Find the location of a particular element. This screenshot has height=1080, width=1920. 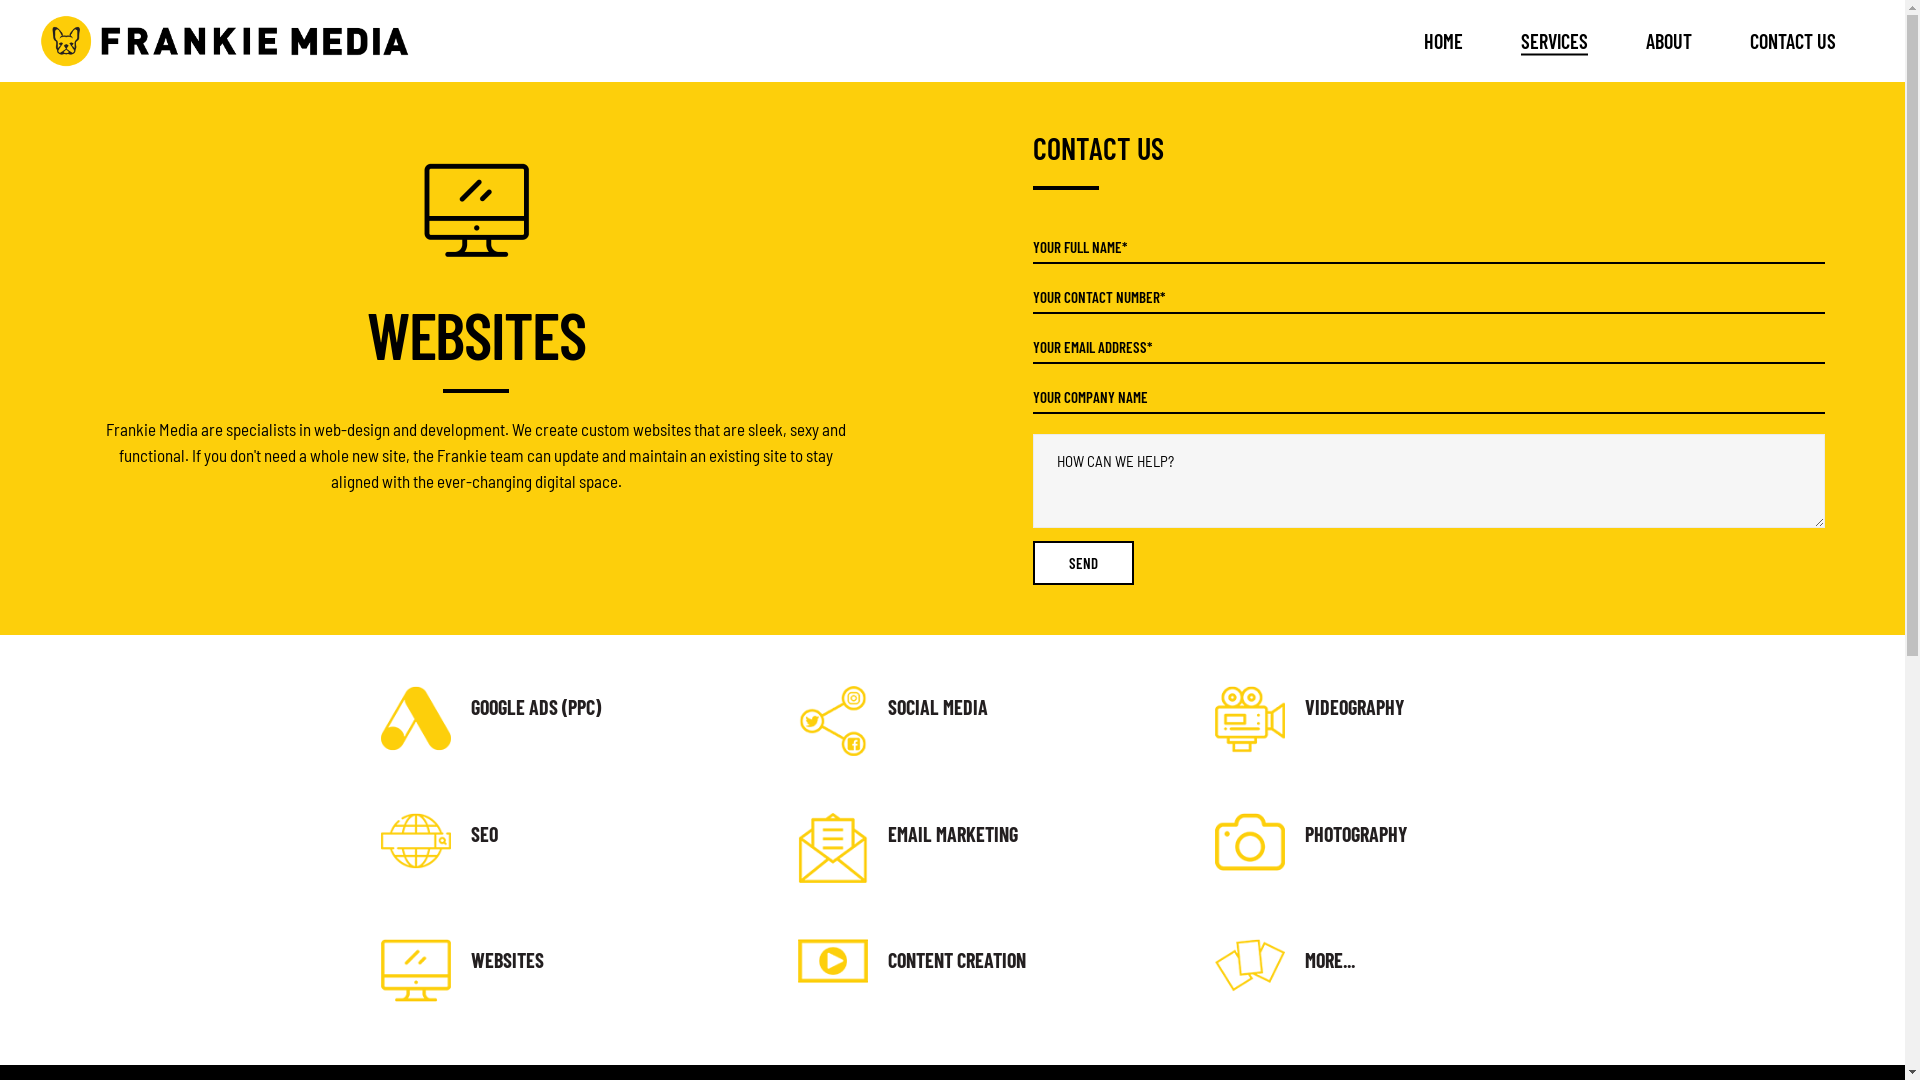

'SEO' is located at coordinates (483, 833).